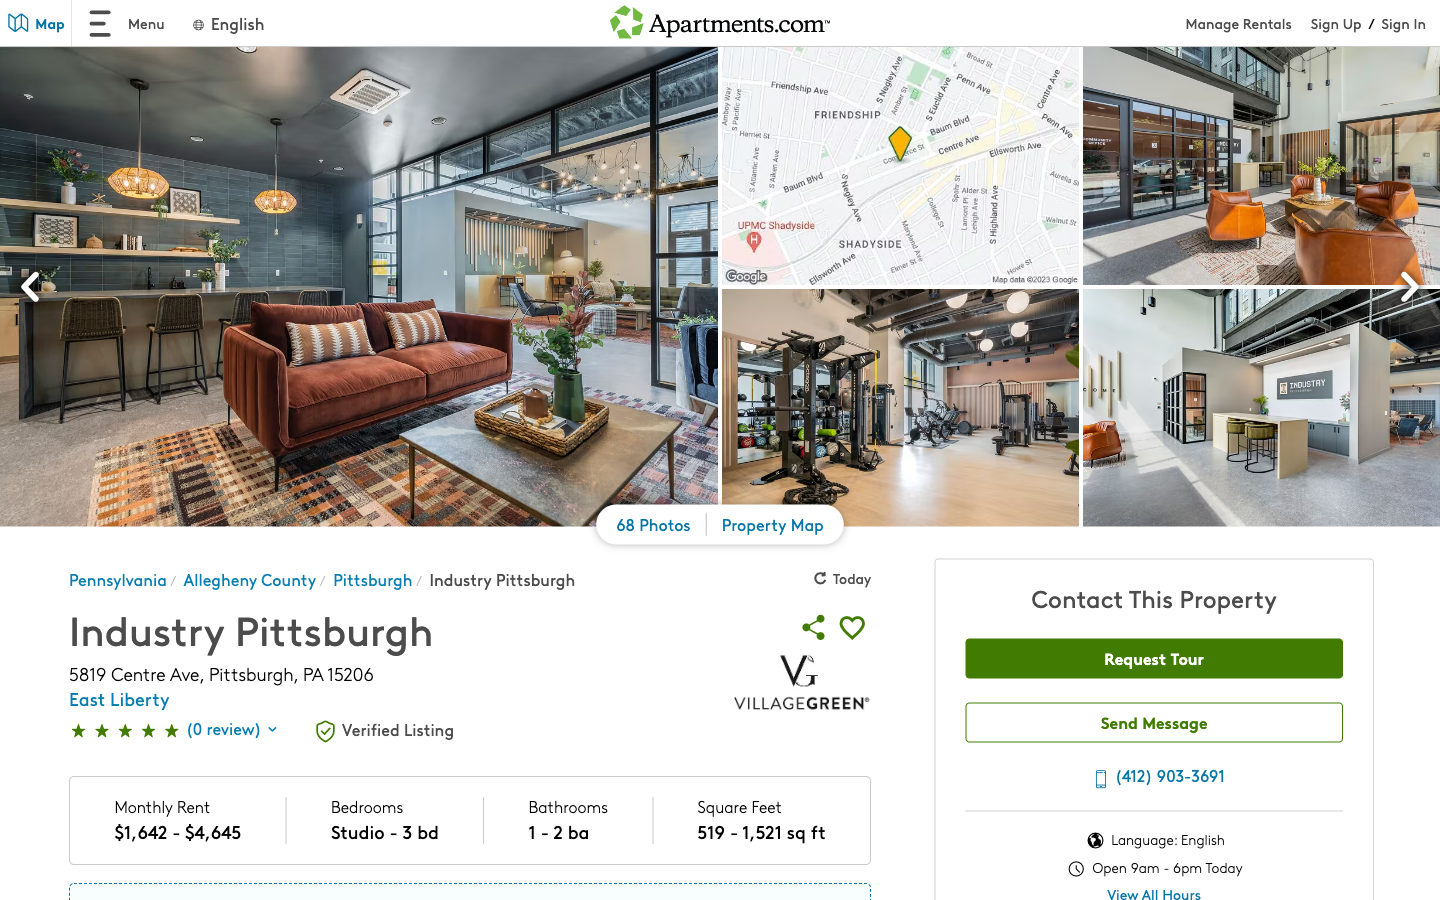  Describe the element at coordinates (1154, 725) in the screenshot. I see `Input the text "hello" in the message box and hit enter` at that location.